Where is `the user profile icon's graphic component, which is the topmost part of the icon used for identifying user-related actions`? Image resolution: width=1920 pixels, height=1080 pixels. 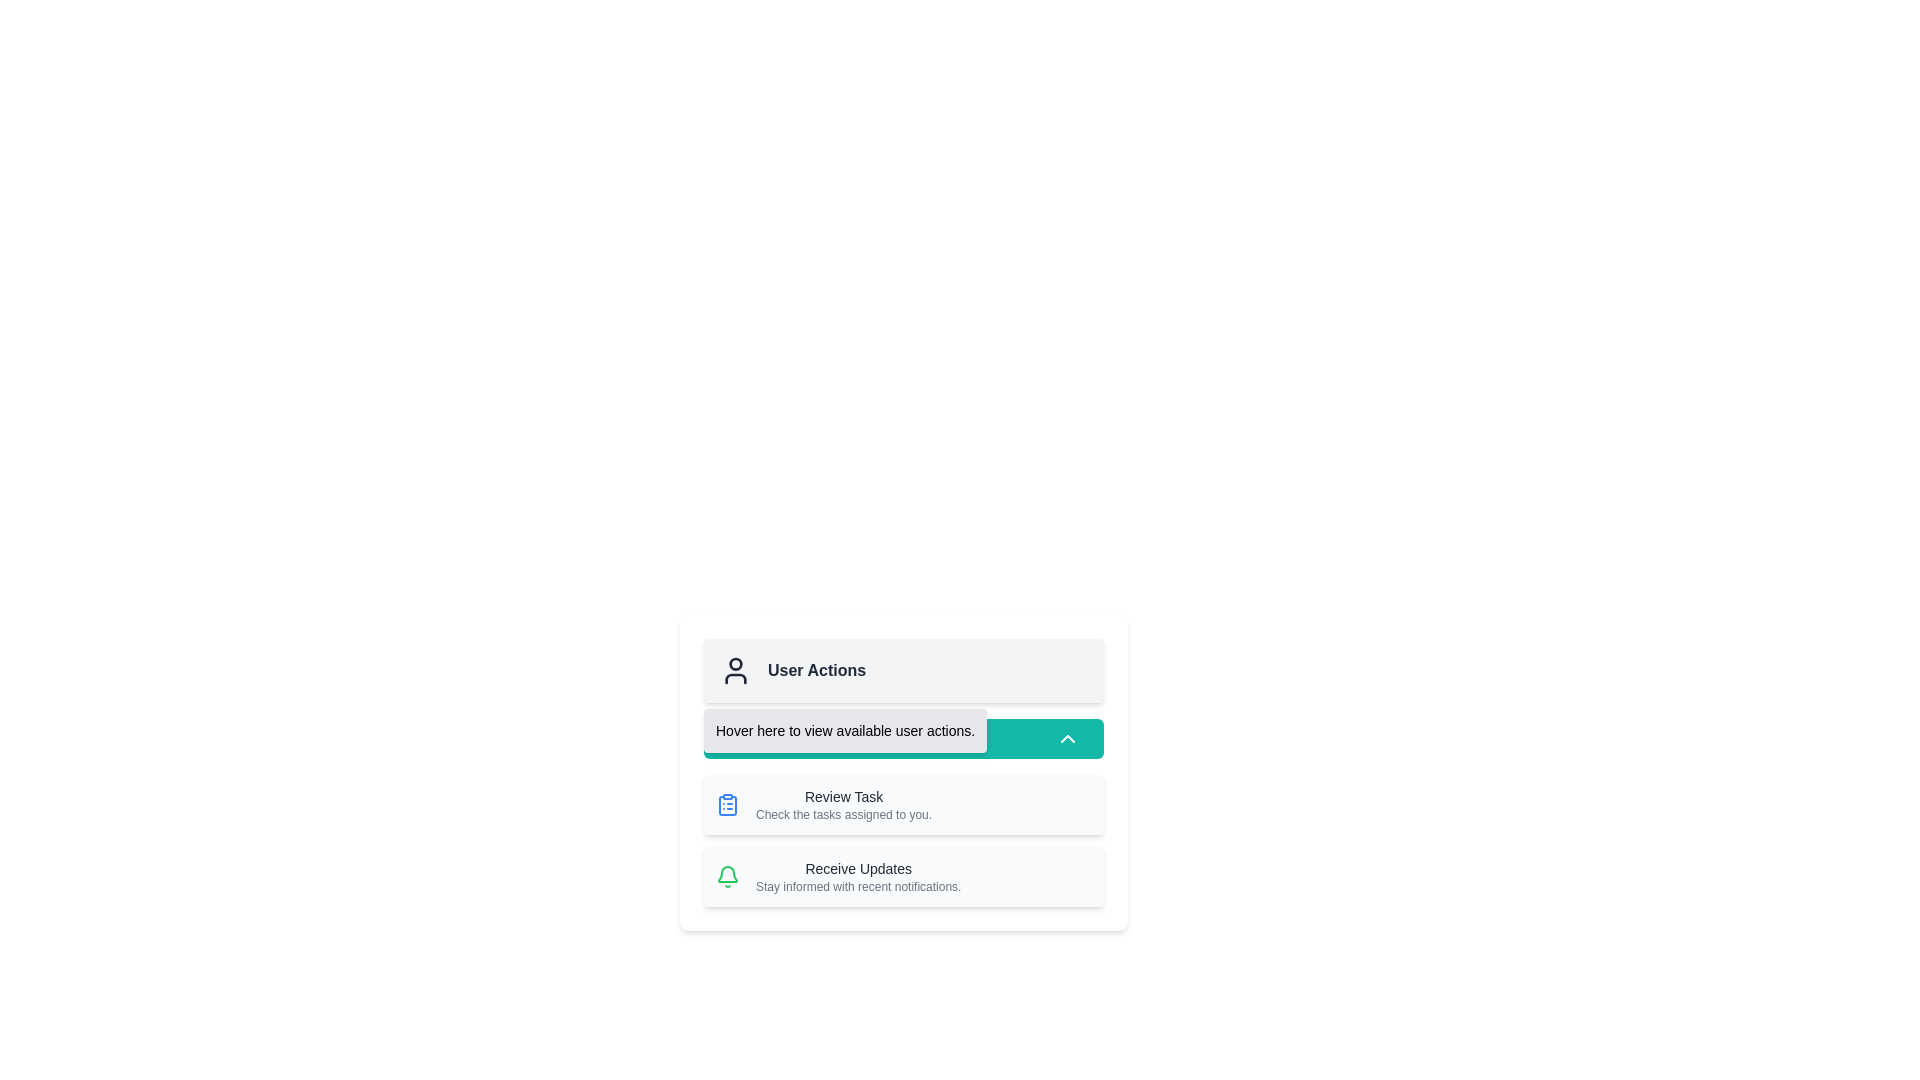
the user profile icon's graphic component, which is the topmost part of the icon used for identifying user-related actions is located at coordinates (734, 663).